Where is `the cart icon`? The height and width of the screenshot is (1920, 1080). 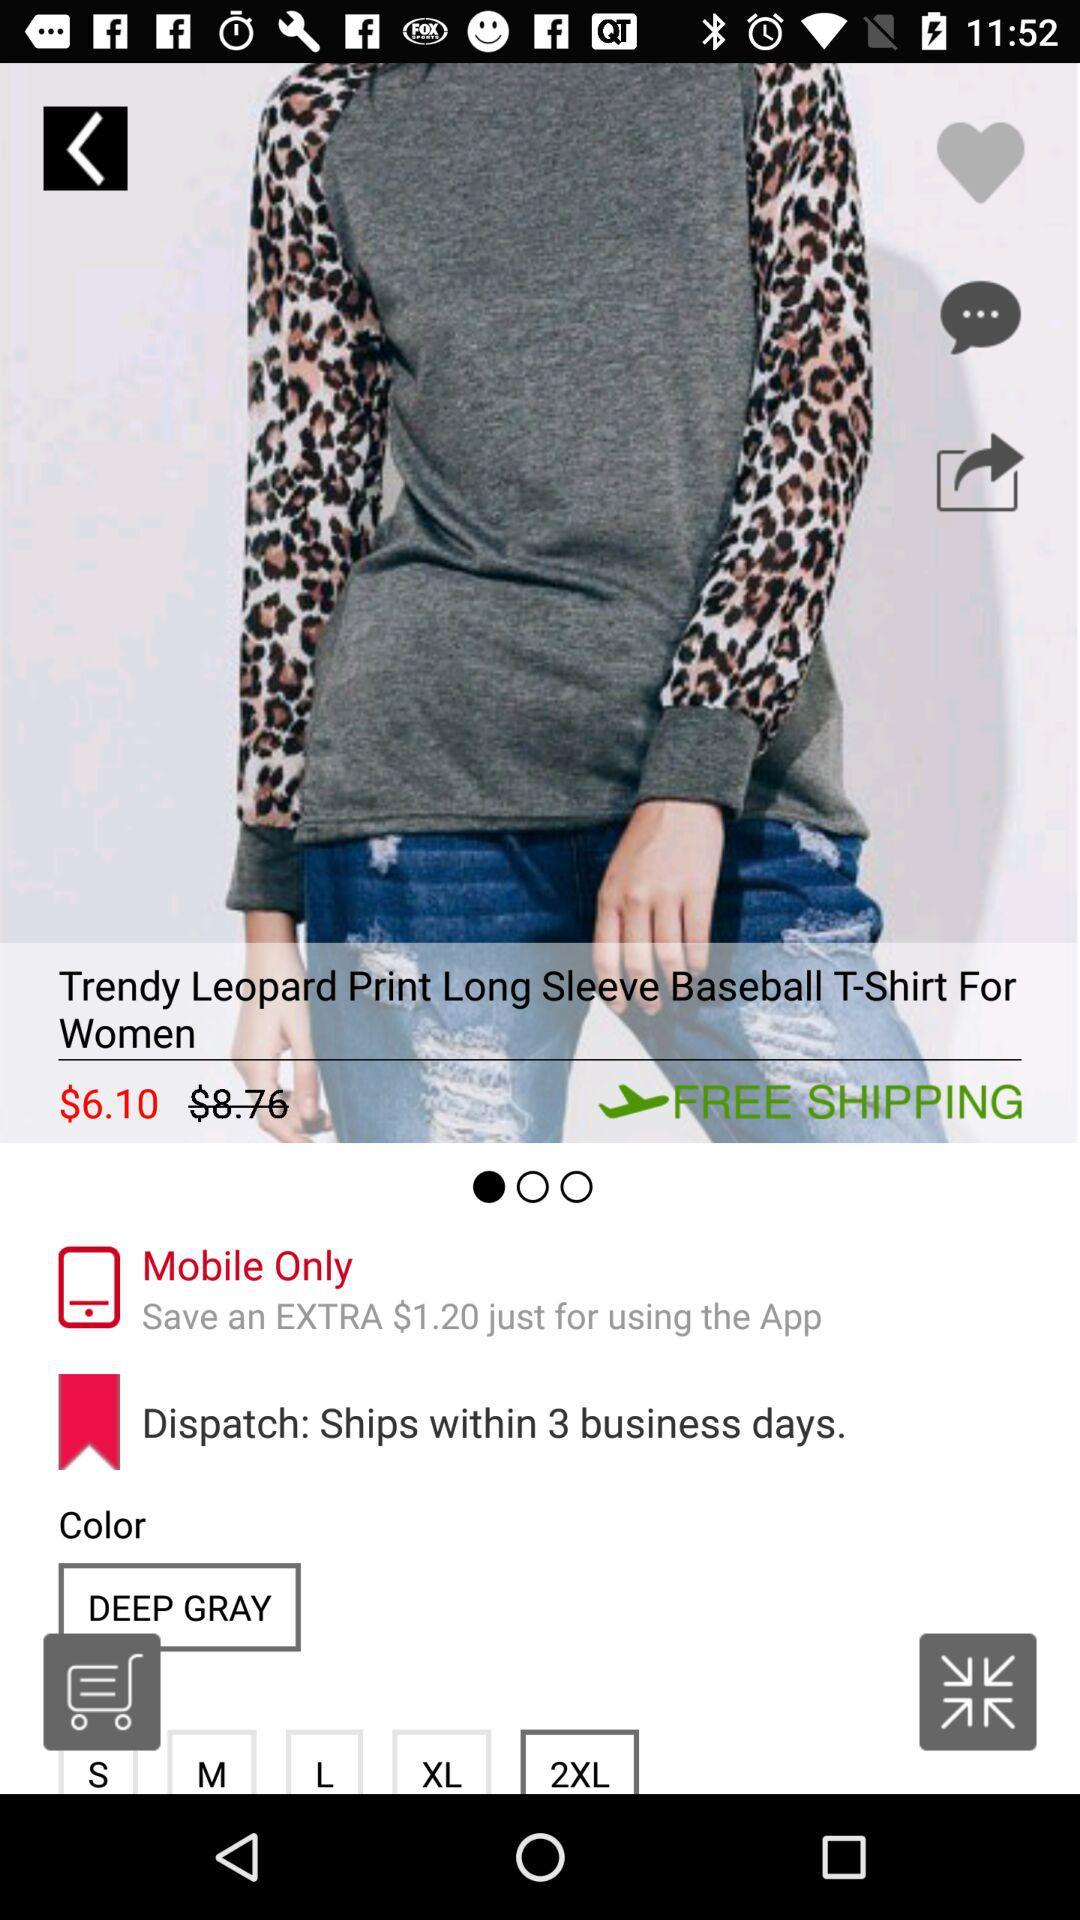 the cart icon is located at coordinates (101, 1691).